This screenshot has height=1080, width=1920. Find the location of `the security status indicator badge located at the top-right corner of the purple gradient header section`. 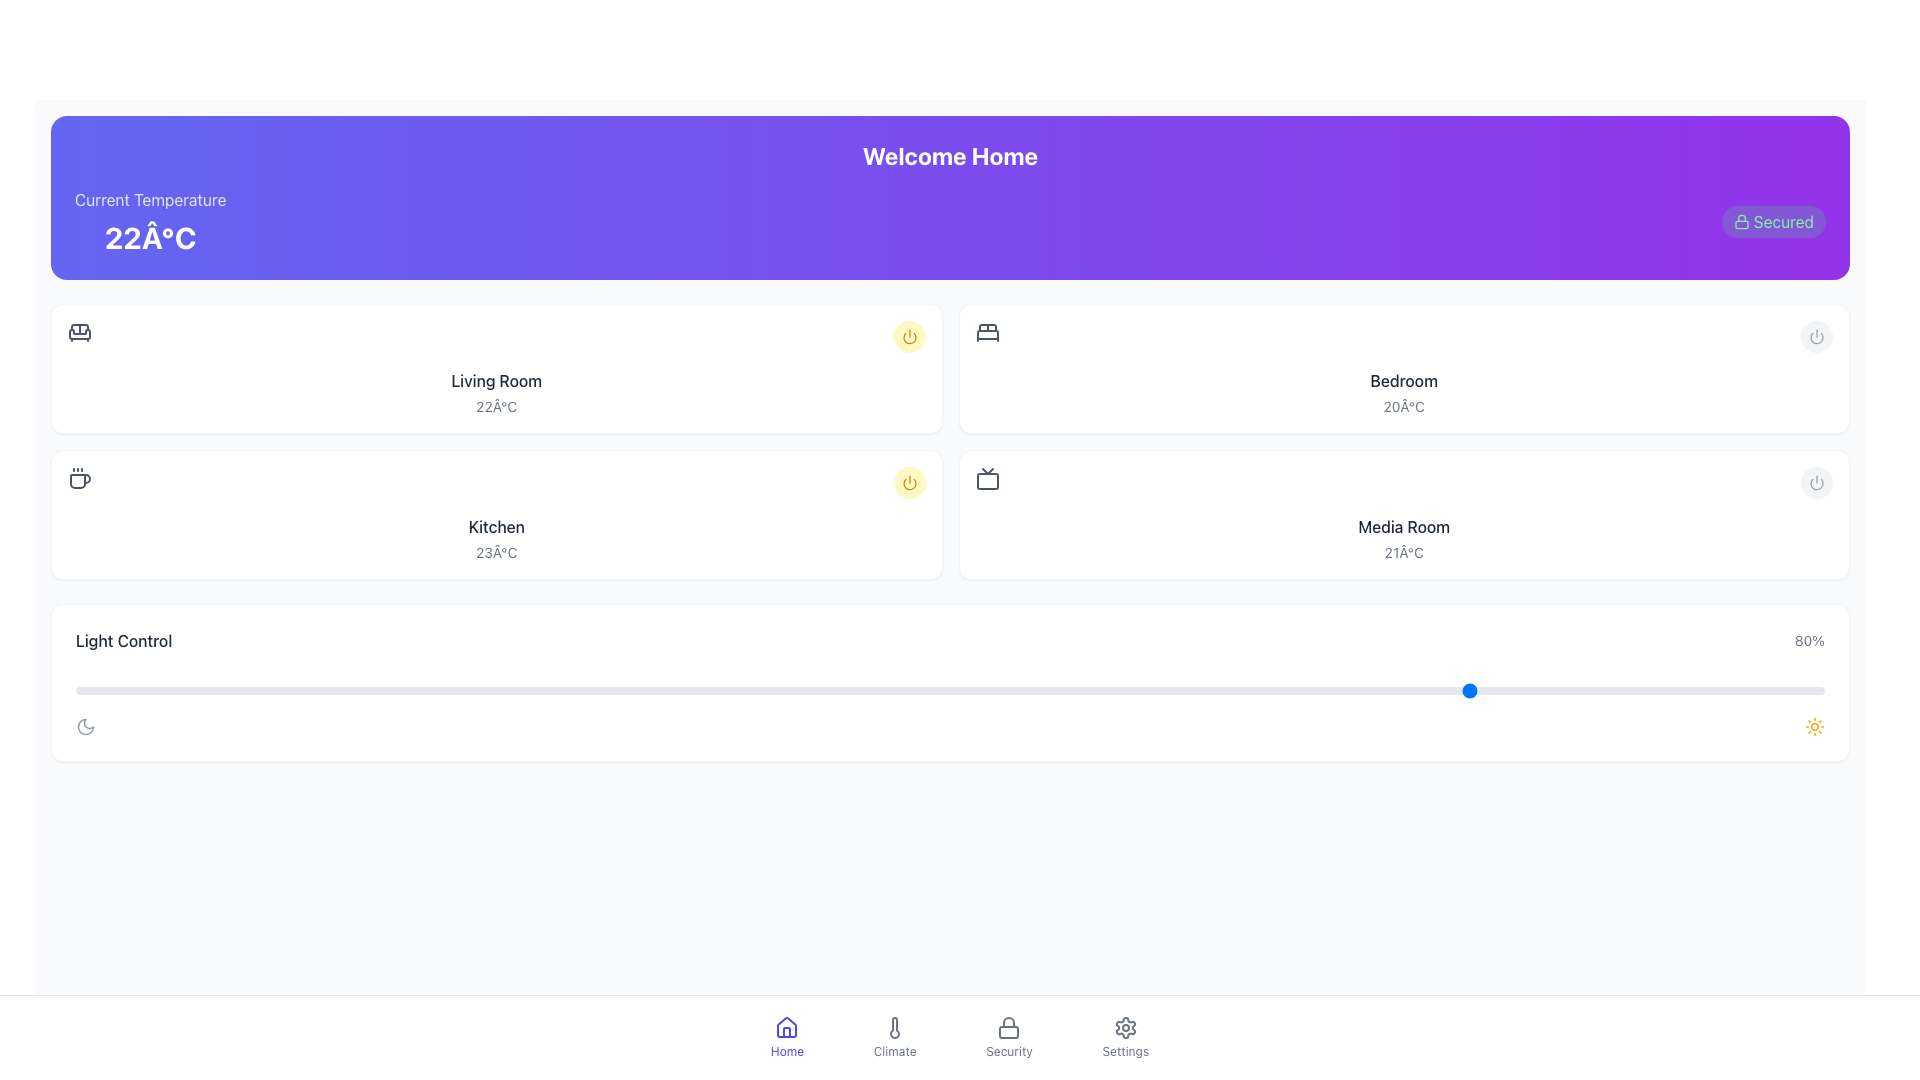

the security status indicator badge located at the top-right corner of the purple gradient header section is located at coordinates (1773, 222).